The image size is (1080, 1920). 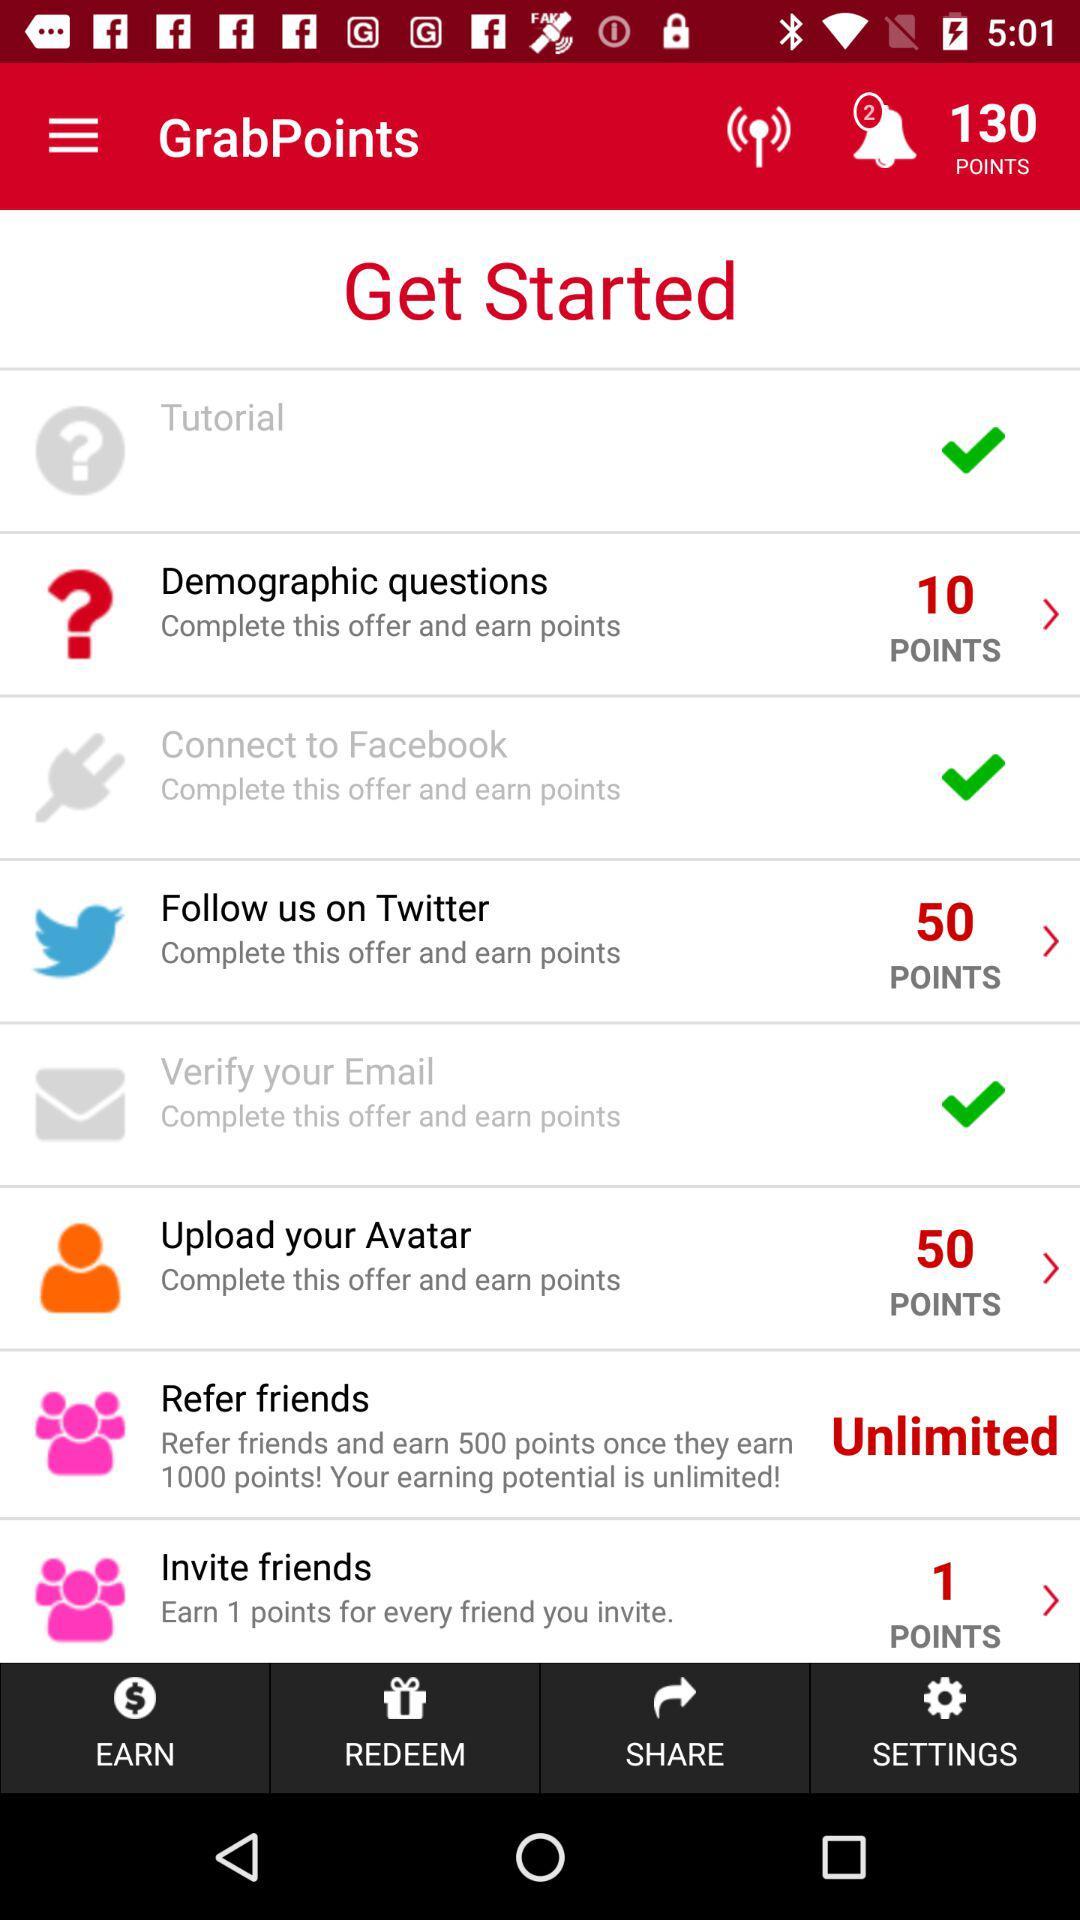 What do you see at coordinates (675, 1727) in the screenshot?
I see `the icon next to redeem` at bounding box center [675, 1727].